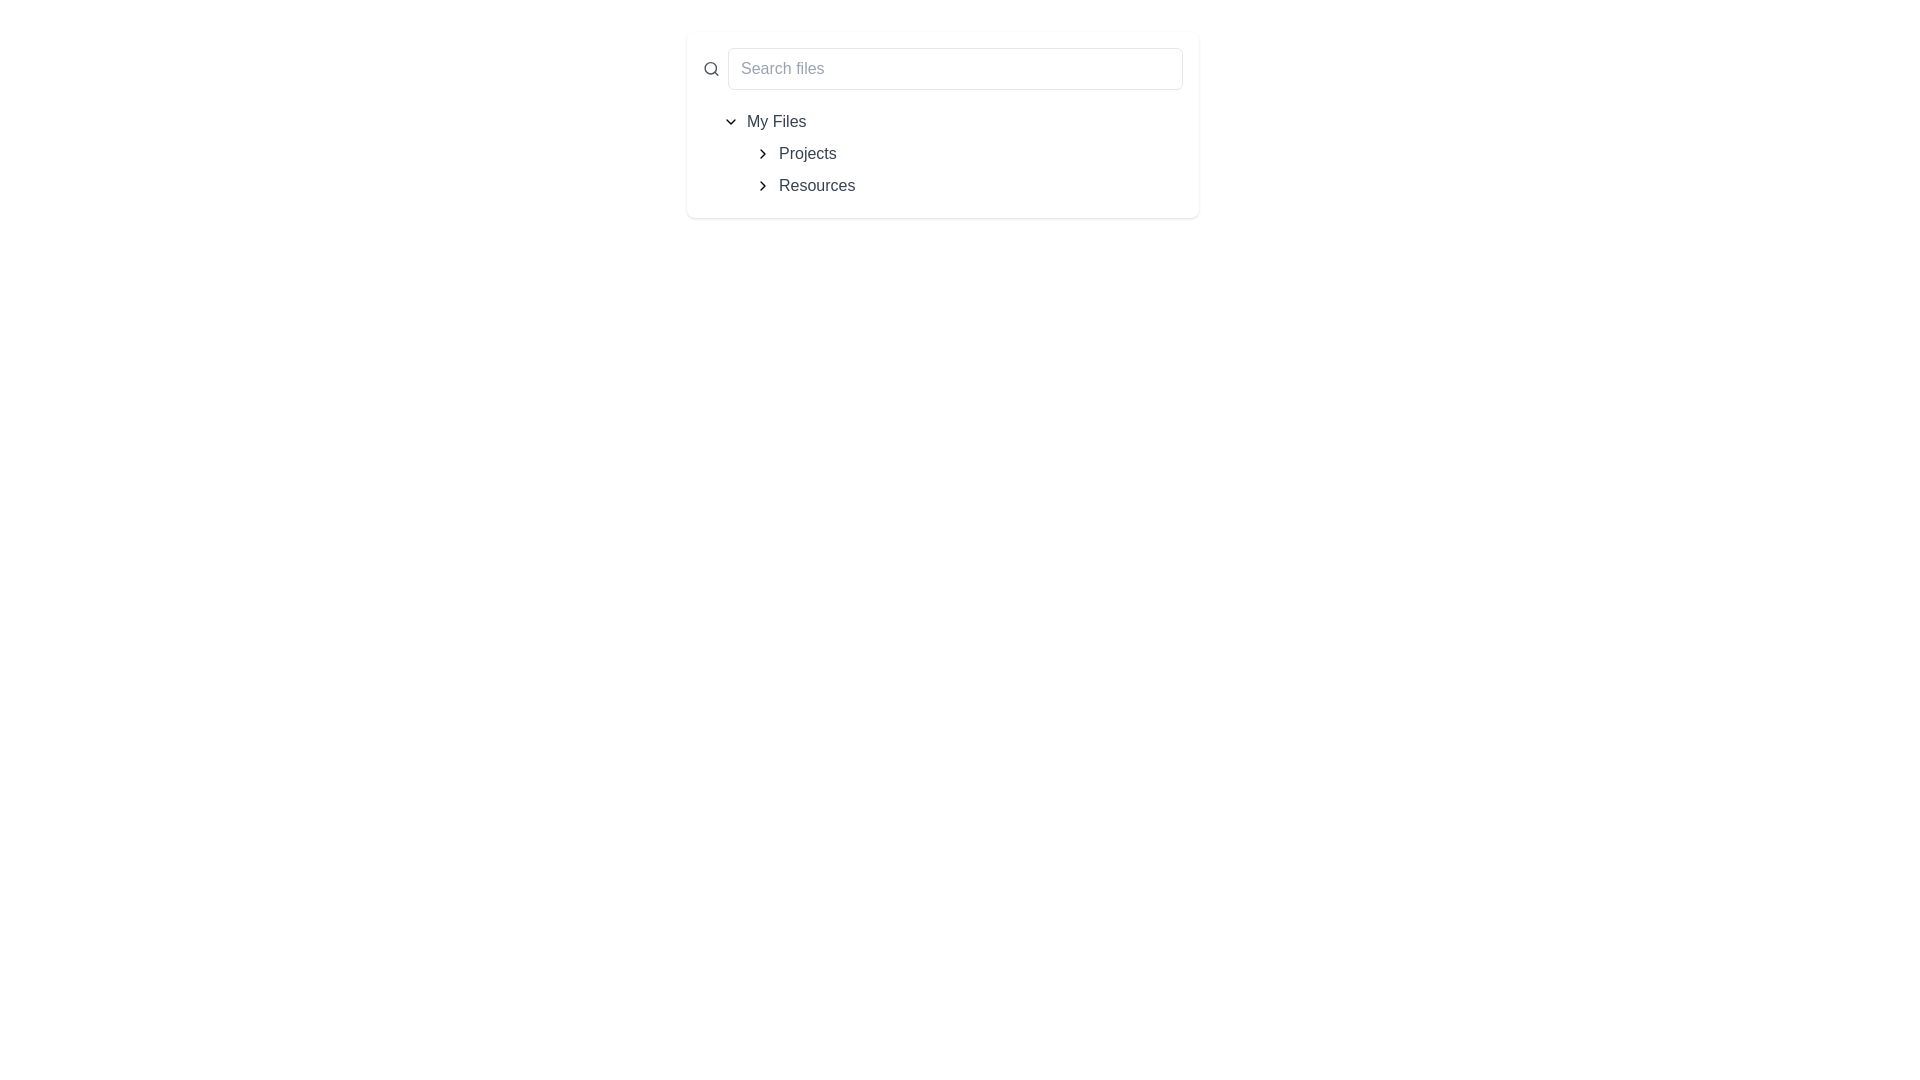  What do you see at coordinates (807, 153) in the screenshot?
I see `the 'Projects' label, which is styled in medium-weight gray font and is the first text entry in the list below the 'My Files' header` at bounding box center [807, 153].